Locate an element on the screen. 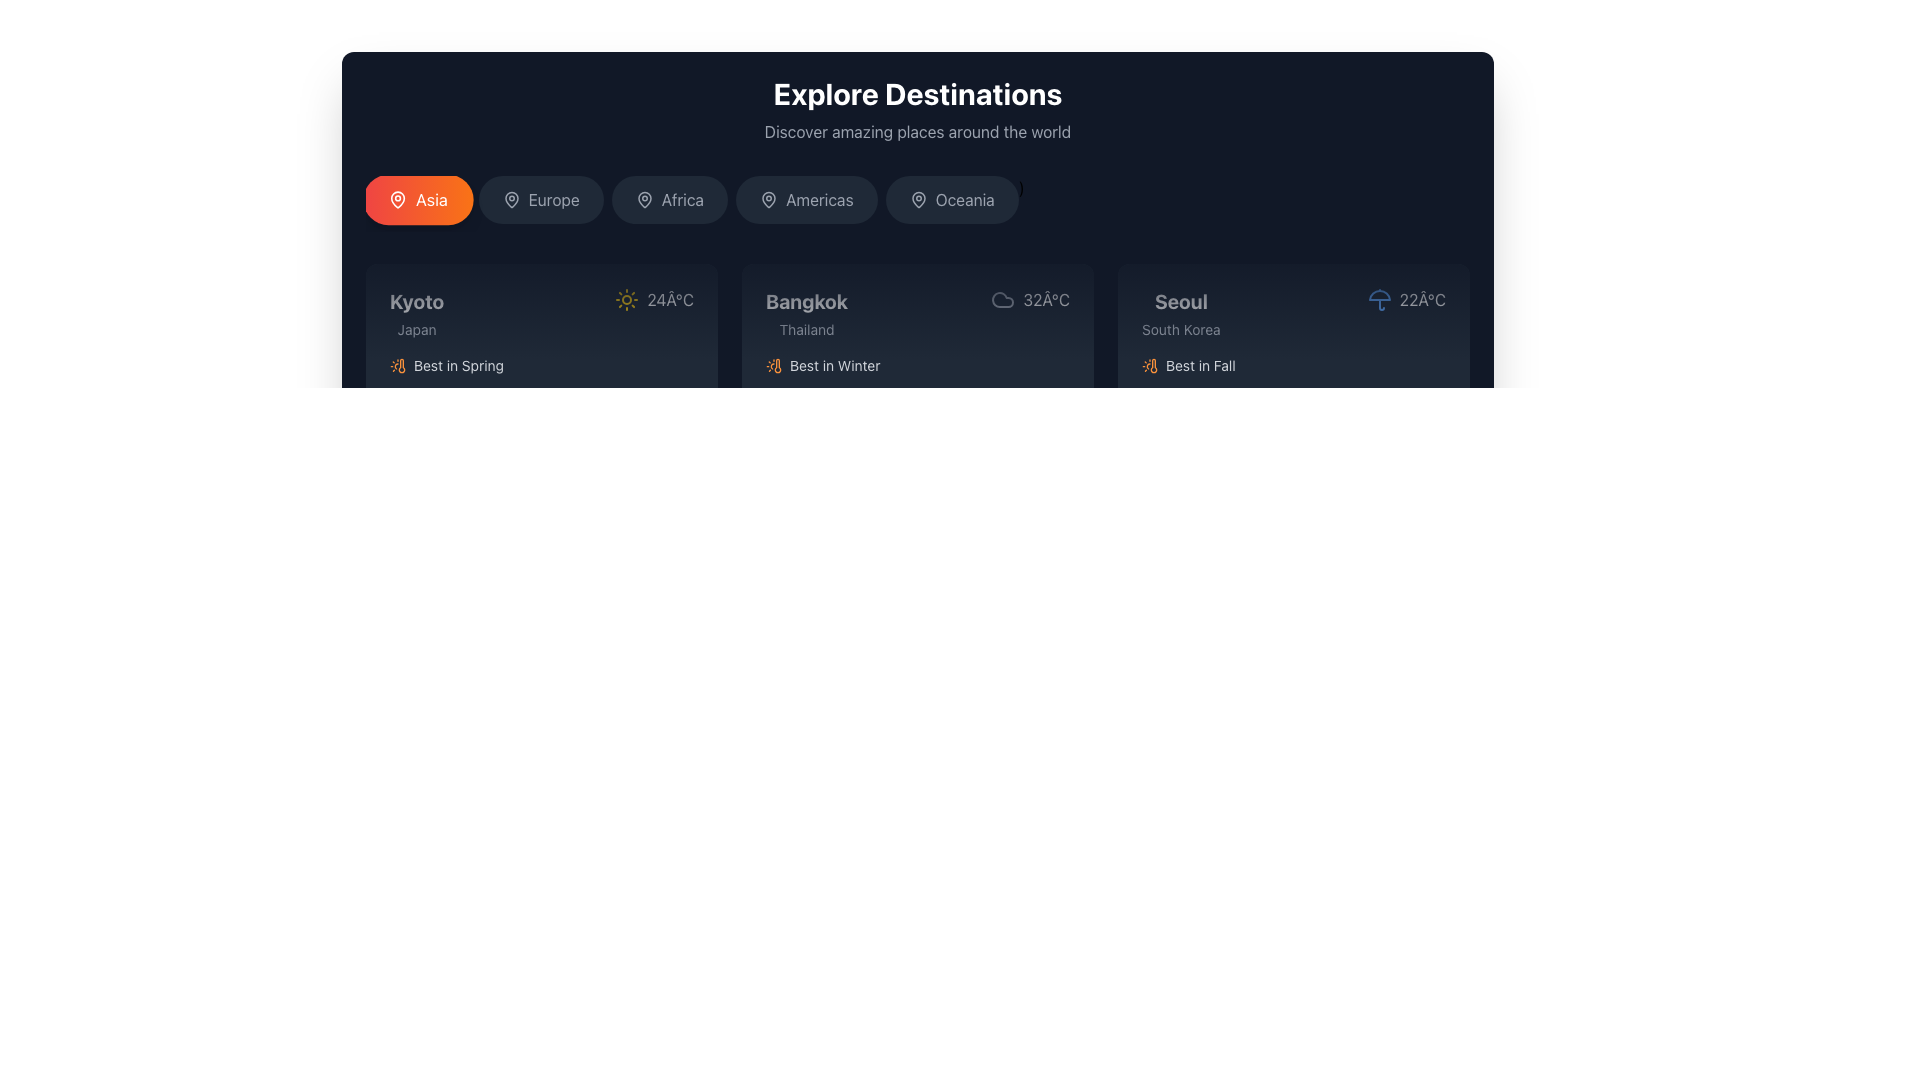 Image resolution: width=1920 pixels, height=1080 pixels. the orange thermometer icon located within the weather information card, positioned beneath the temperature details and to the left of the descriptive text is located at coordinates (776, 366).